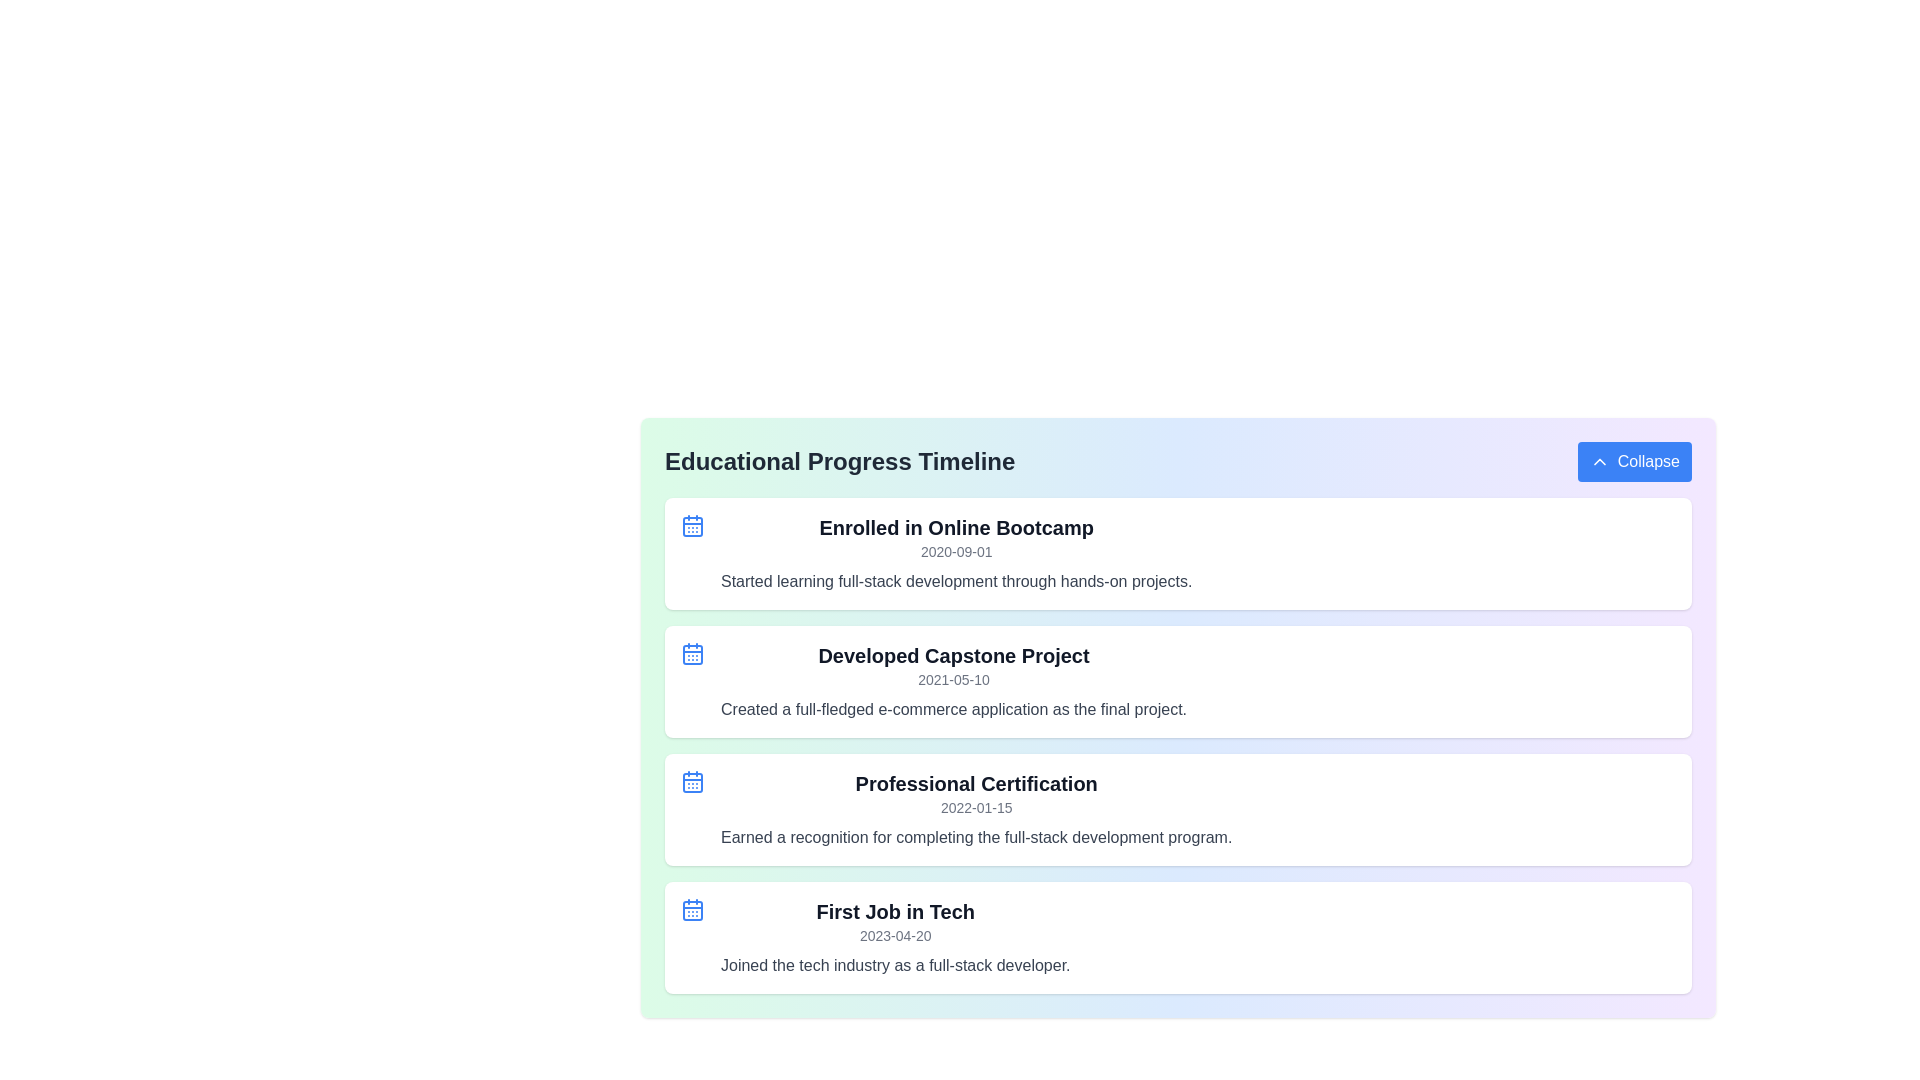  Describe the element at coordinates (894, 936) in the screenshot. I see `the static text label that displays the date associated with the 'First Job in Tech' entry in the timeline, located beneath the title and above the description` at that location.